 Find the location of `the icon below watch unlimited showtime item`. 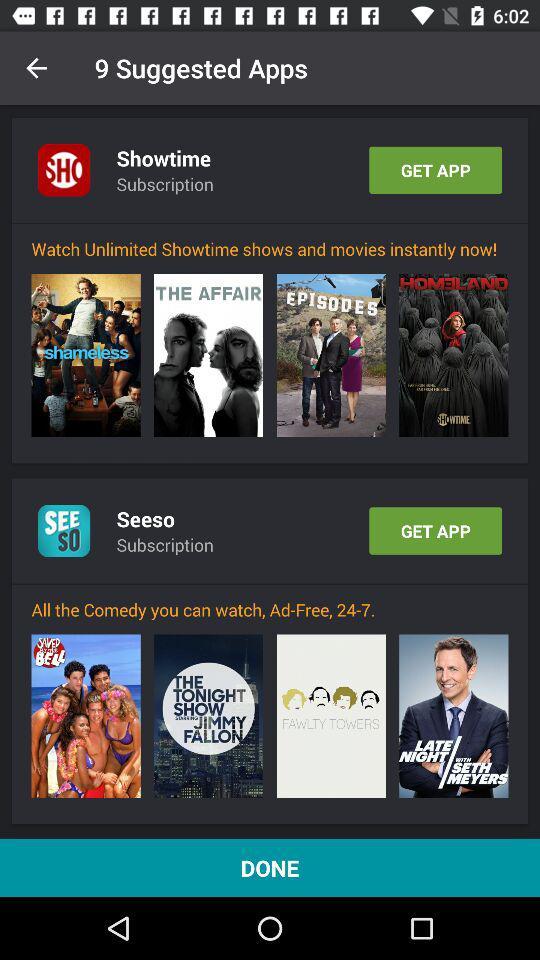

the icon below watch unlimited showtime item is located at coordinates (331, 355).